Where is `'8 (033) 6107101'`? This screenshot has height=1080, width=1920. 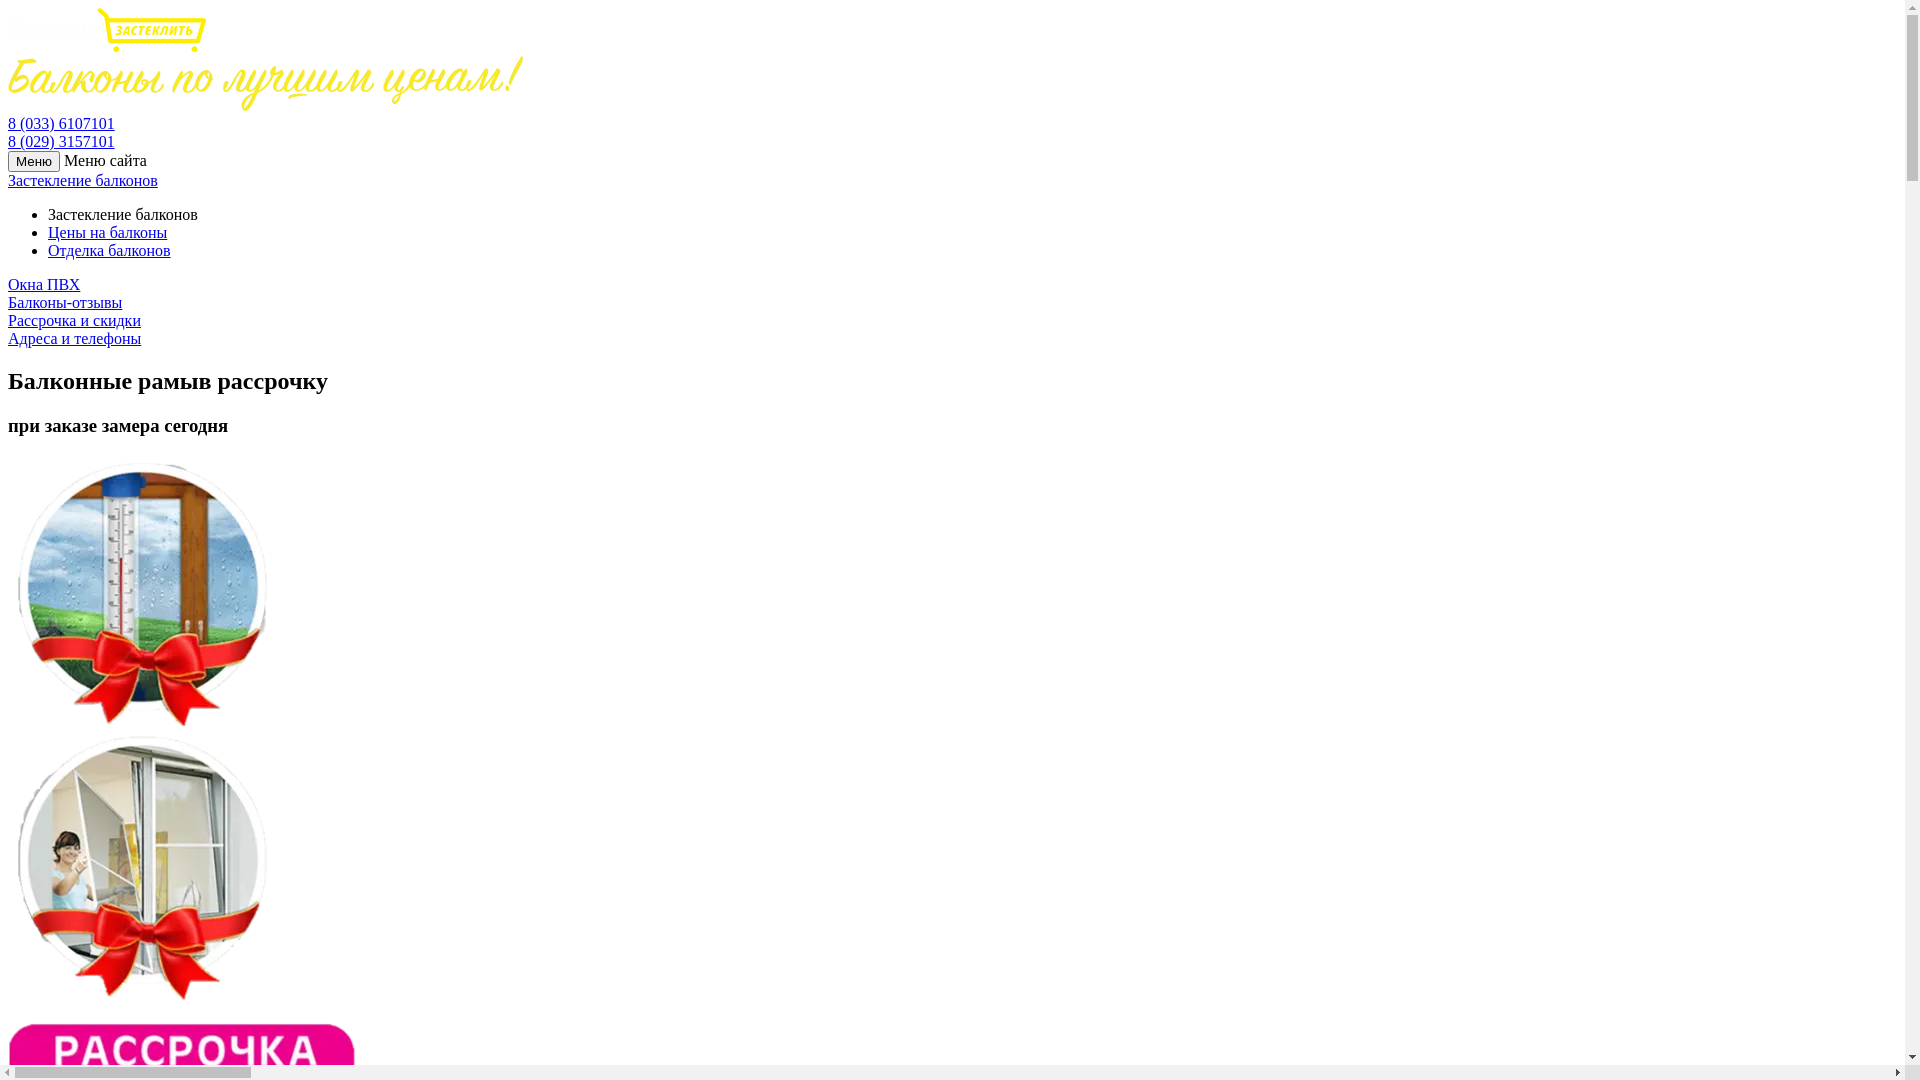 '8 (033) 6107101' is located at coordinates (61, 123).